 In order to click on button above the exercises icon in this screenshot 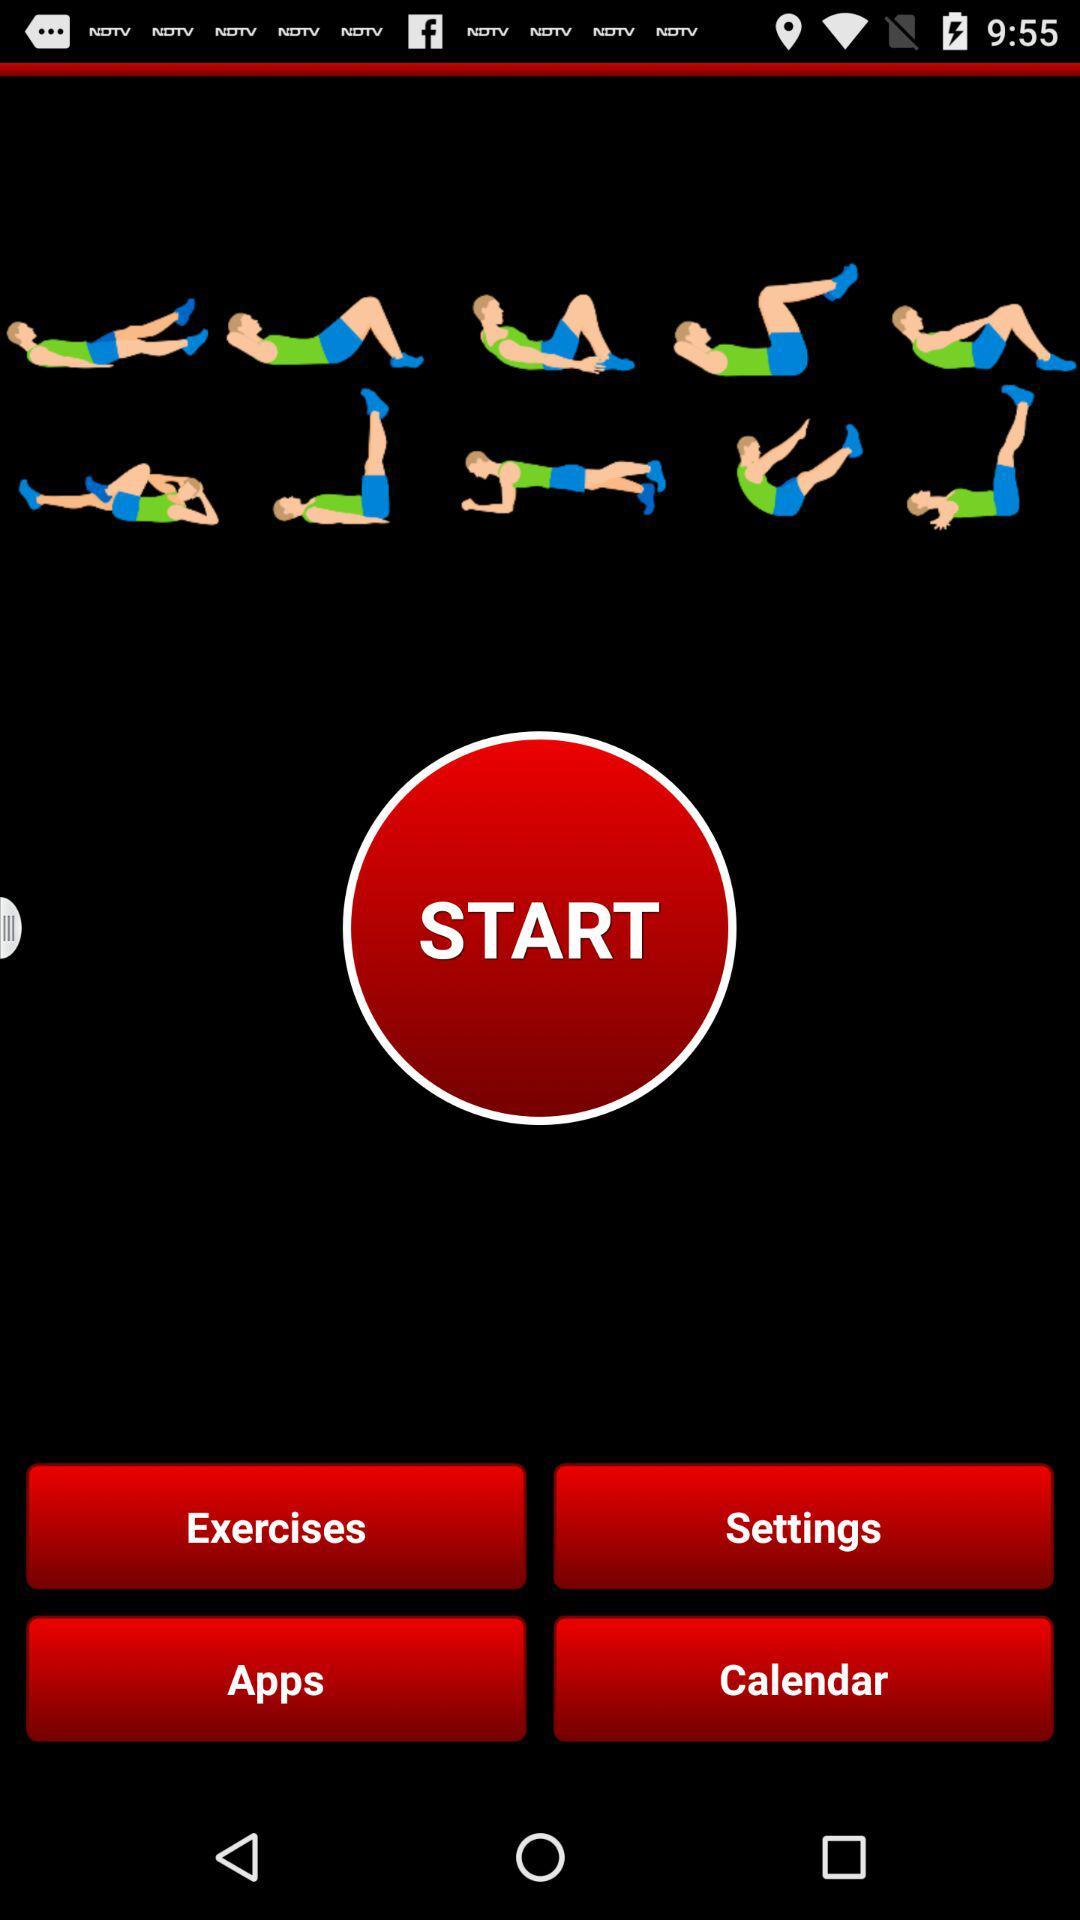, I will do `click(23, 927)`.